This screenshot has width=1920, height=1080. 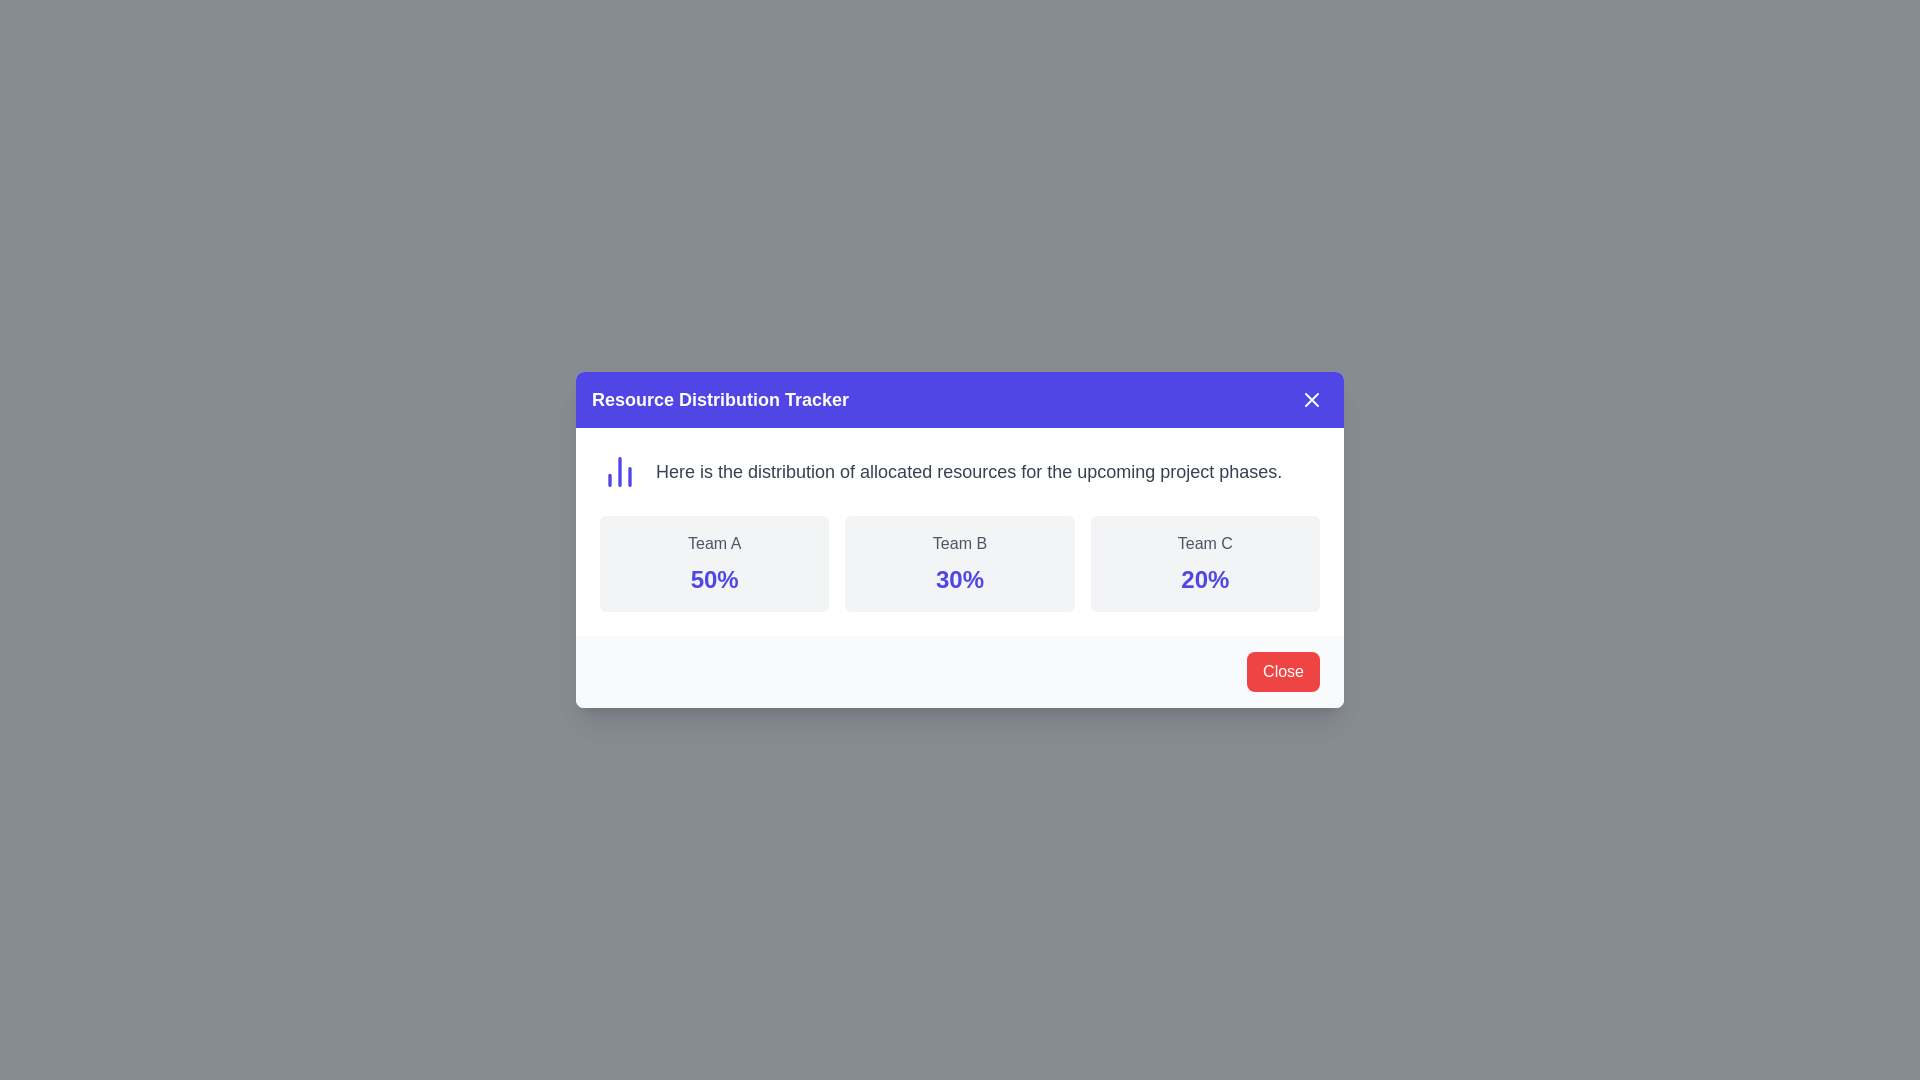 I want to click on the information displayed on the informational card representing the team's resource allocation, located at the top-middle section of the dialog box, so click(x=714, y=563).